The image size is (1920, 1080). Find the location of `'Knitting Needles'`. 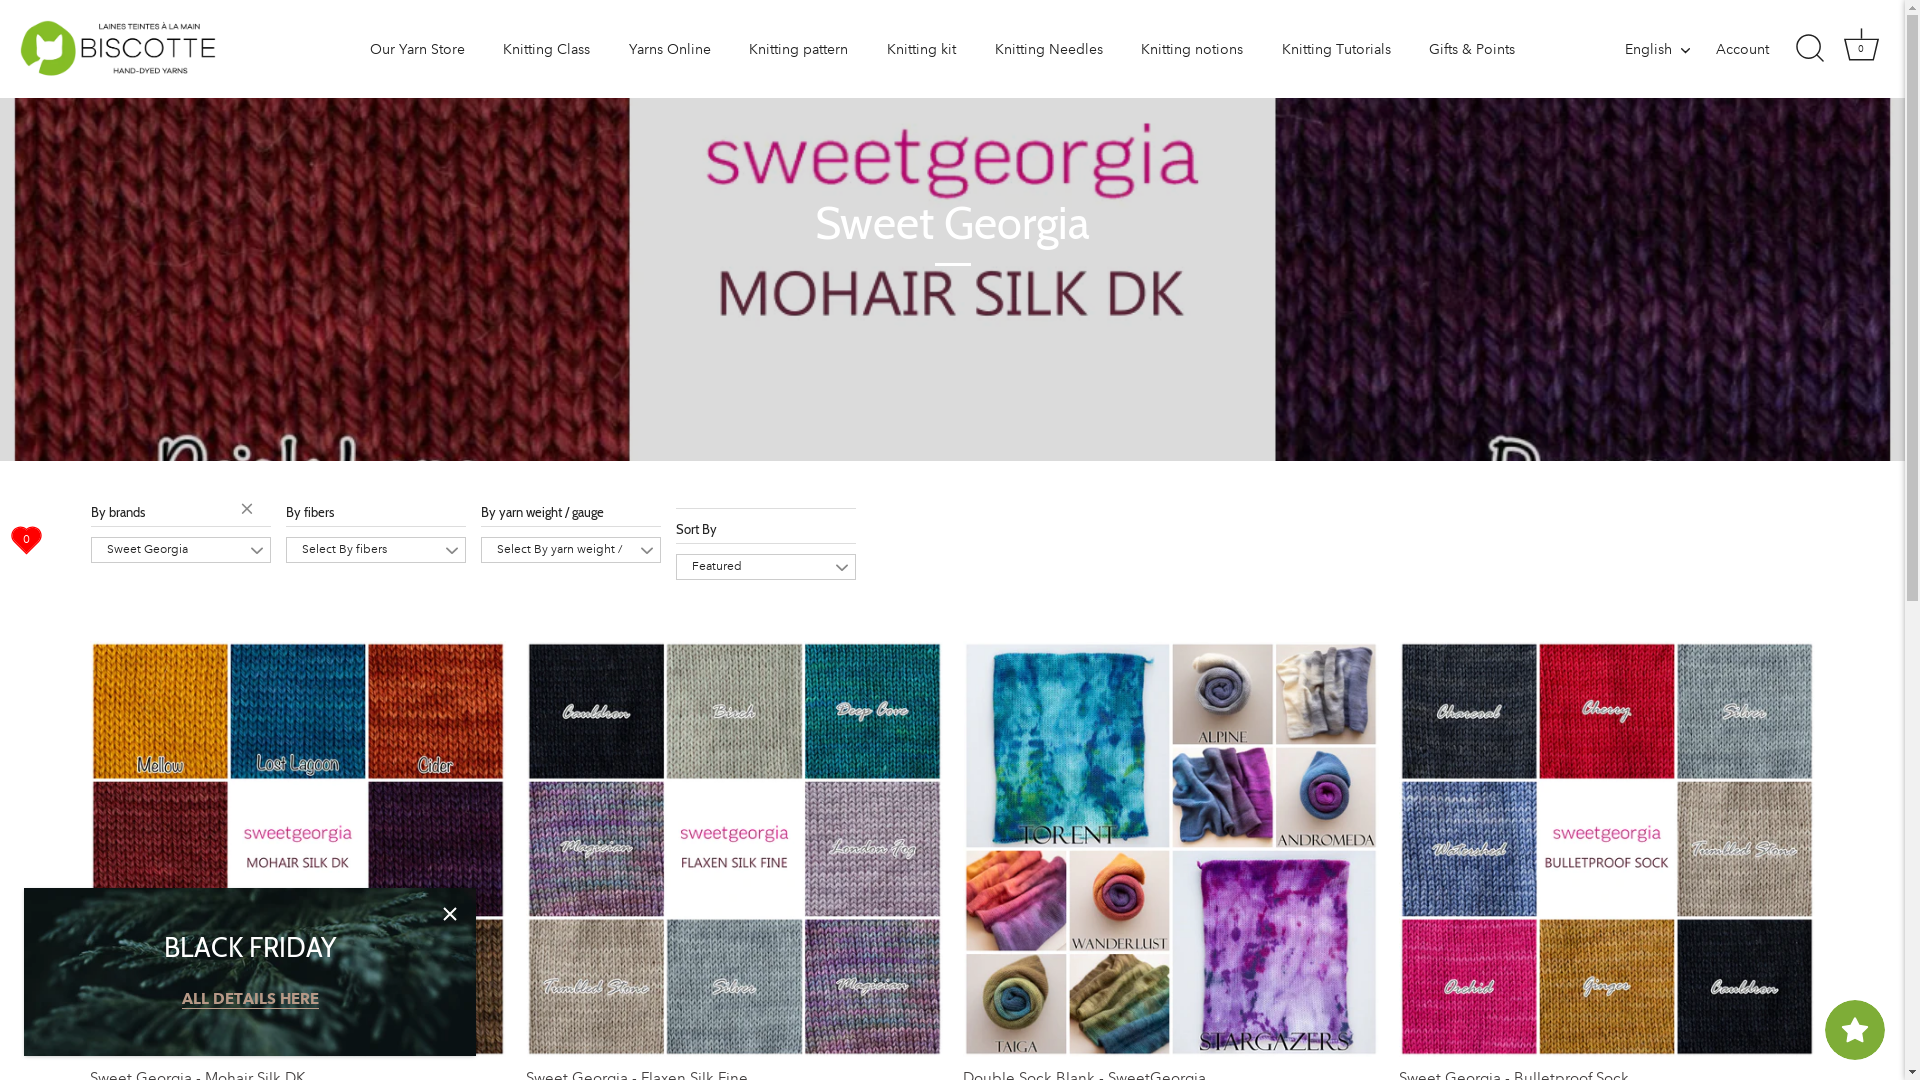

'Knitting Needles' is located at coordinates (1047, 48).